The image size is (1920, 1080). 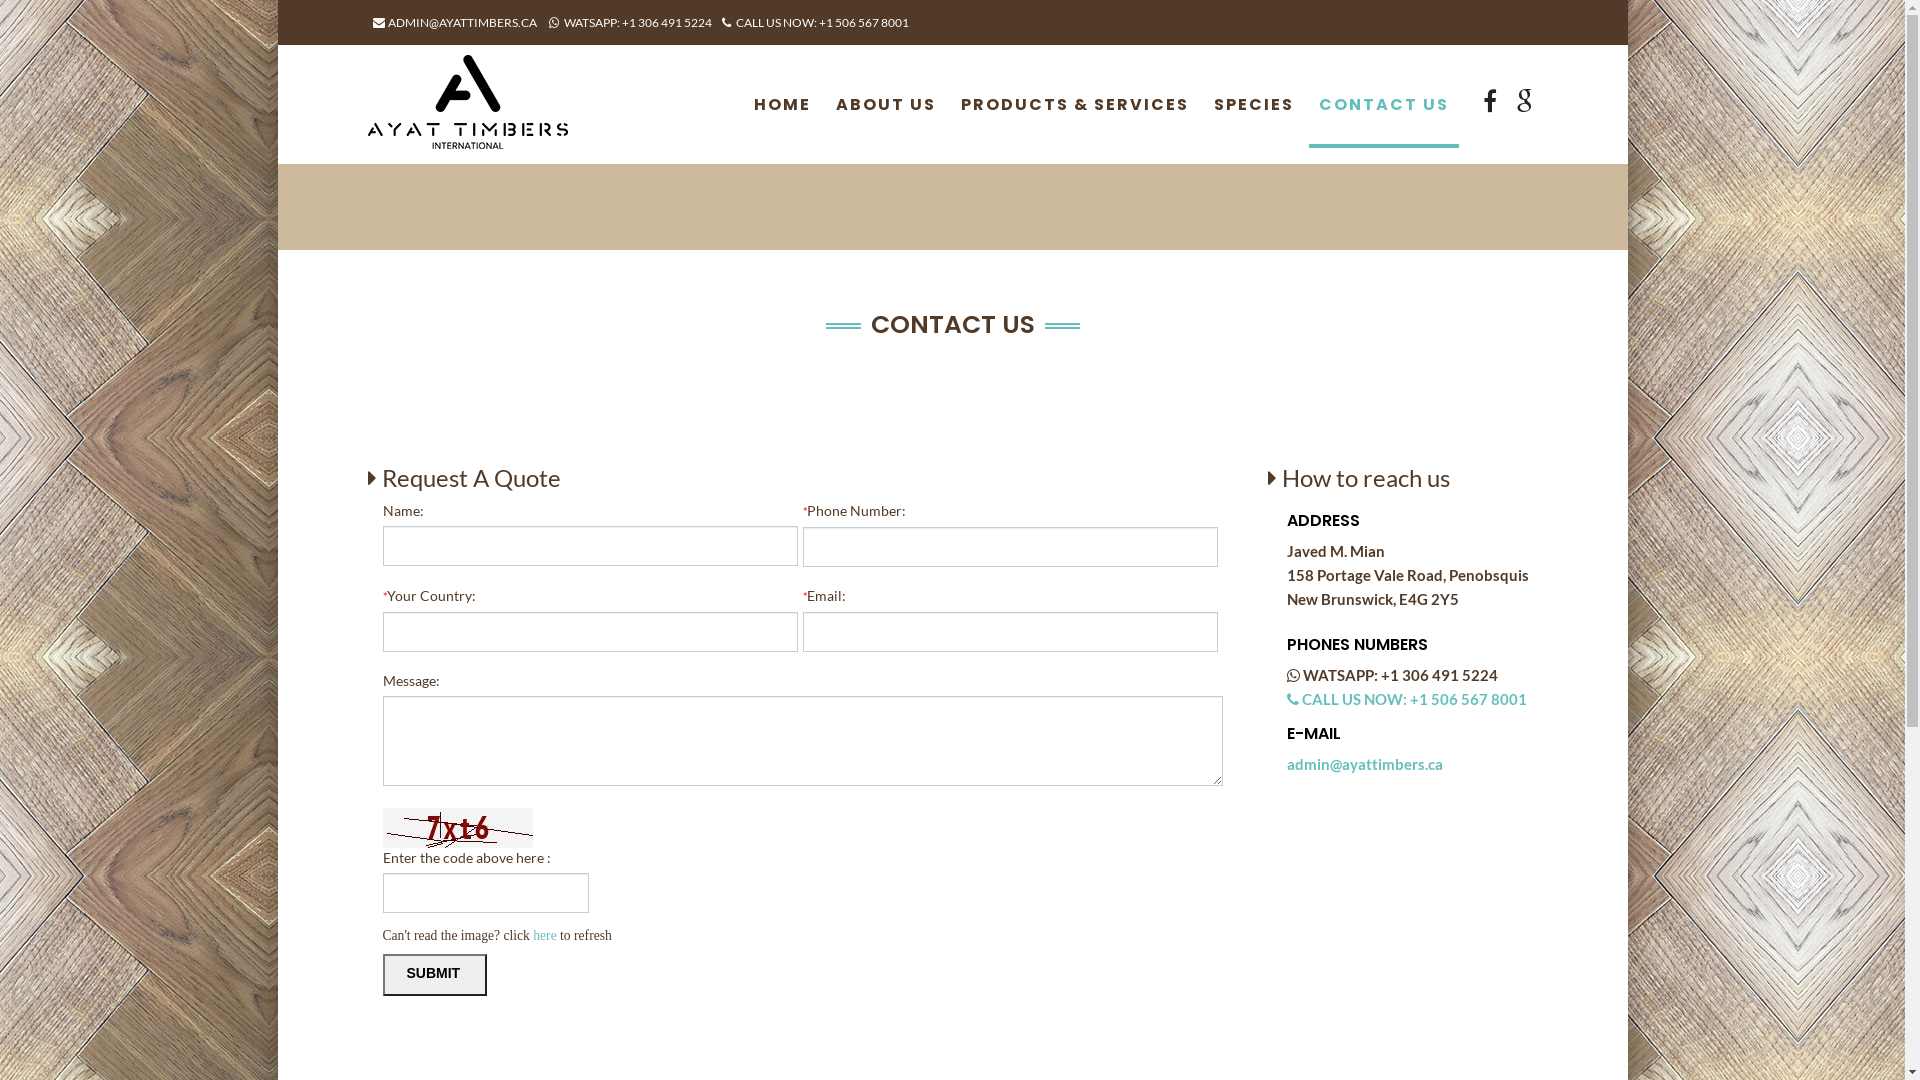 I want to click on 'CALL US NOW: +1 506 567 8001', so click(x=815, y=22).